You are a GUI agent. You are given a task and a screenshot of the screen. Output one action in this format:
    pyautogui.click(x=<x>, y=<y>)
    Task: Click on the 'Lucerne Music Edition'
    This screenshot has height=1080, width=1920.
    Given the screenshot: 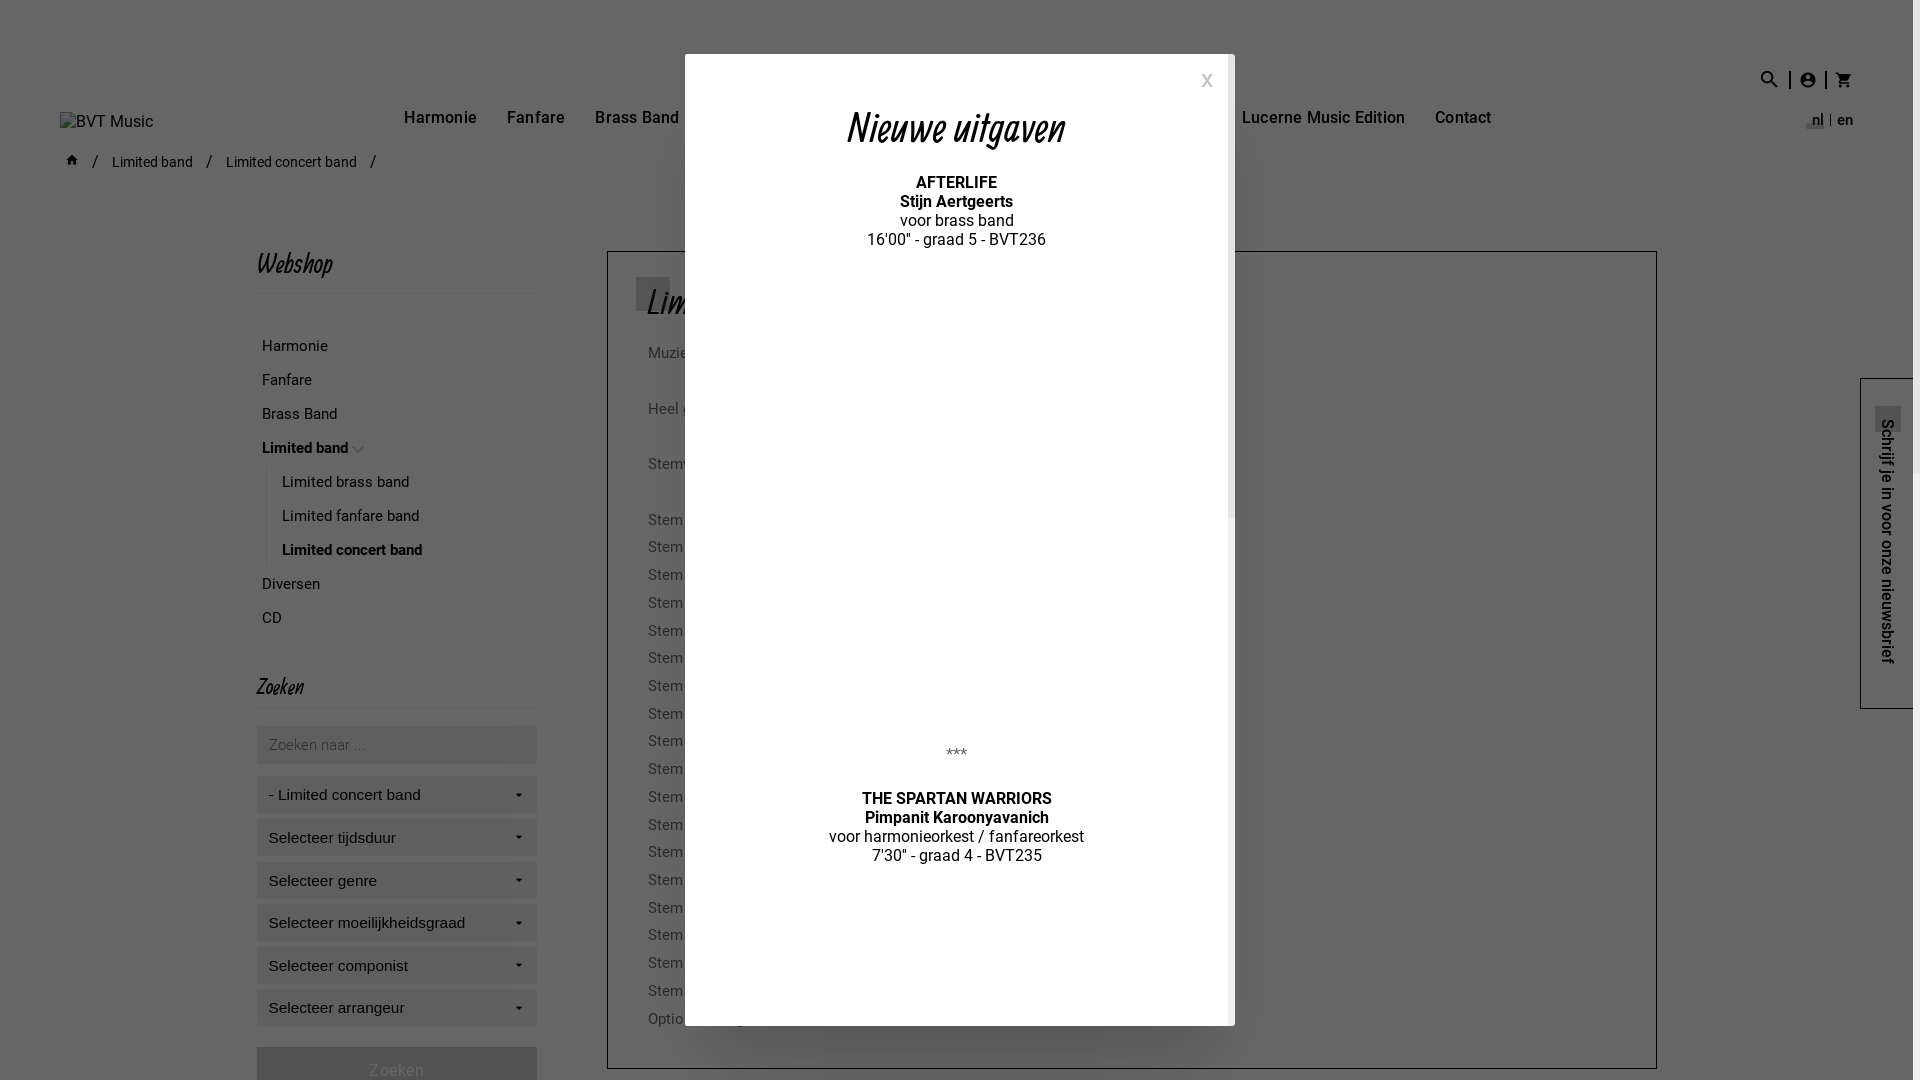 What is the action you would take?
    pyautogui.click(x=1323, y=116)
    